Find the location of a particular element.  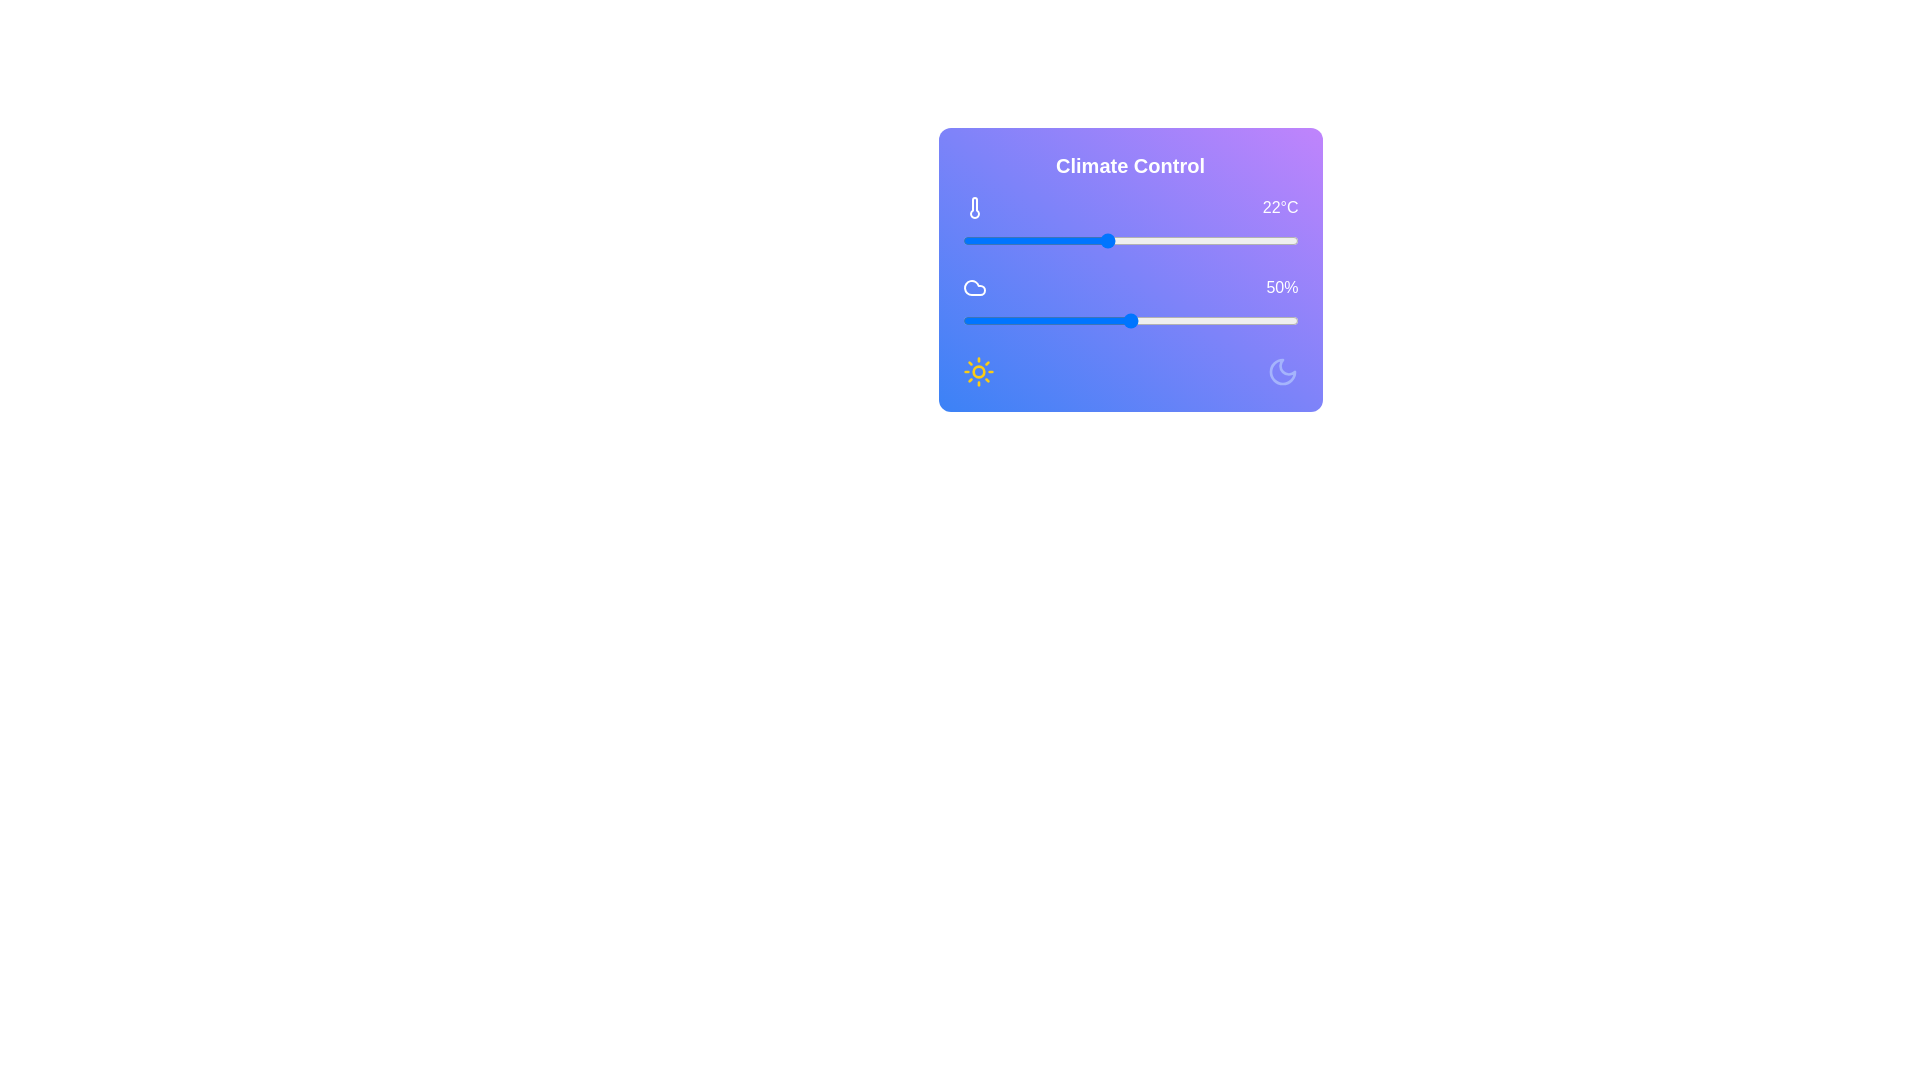

the slider is located at coordinates (1281, 319).